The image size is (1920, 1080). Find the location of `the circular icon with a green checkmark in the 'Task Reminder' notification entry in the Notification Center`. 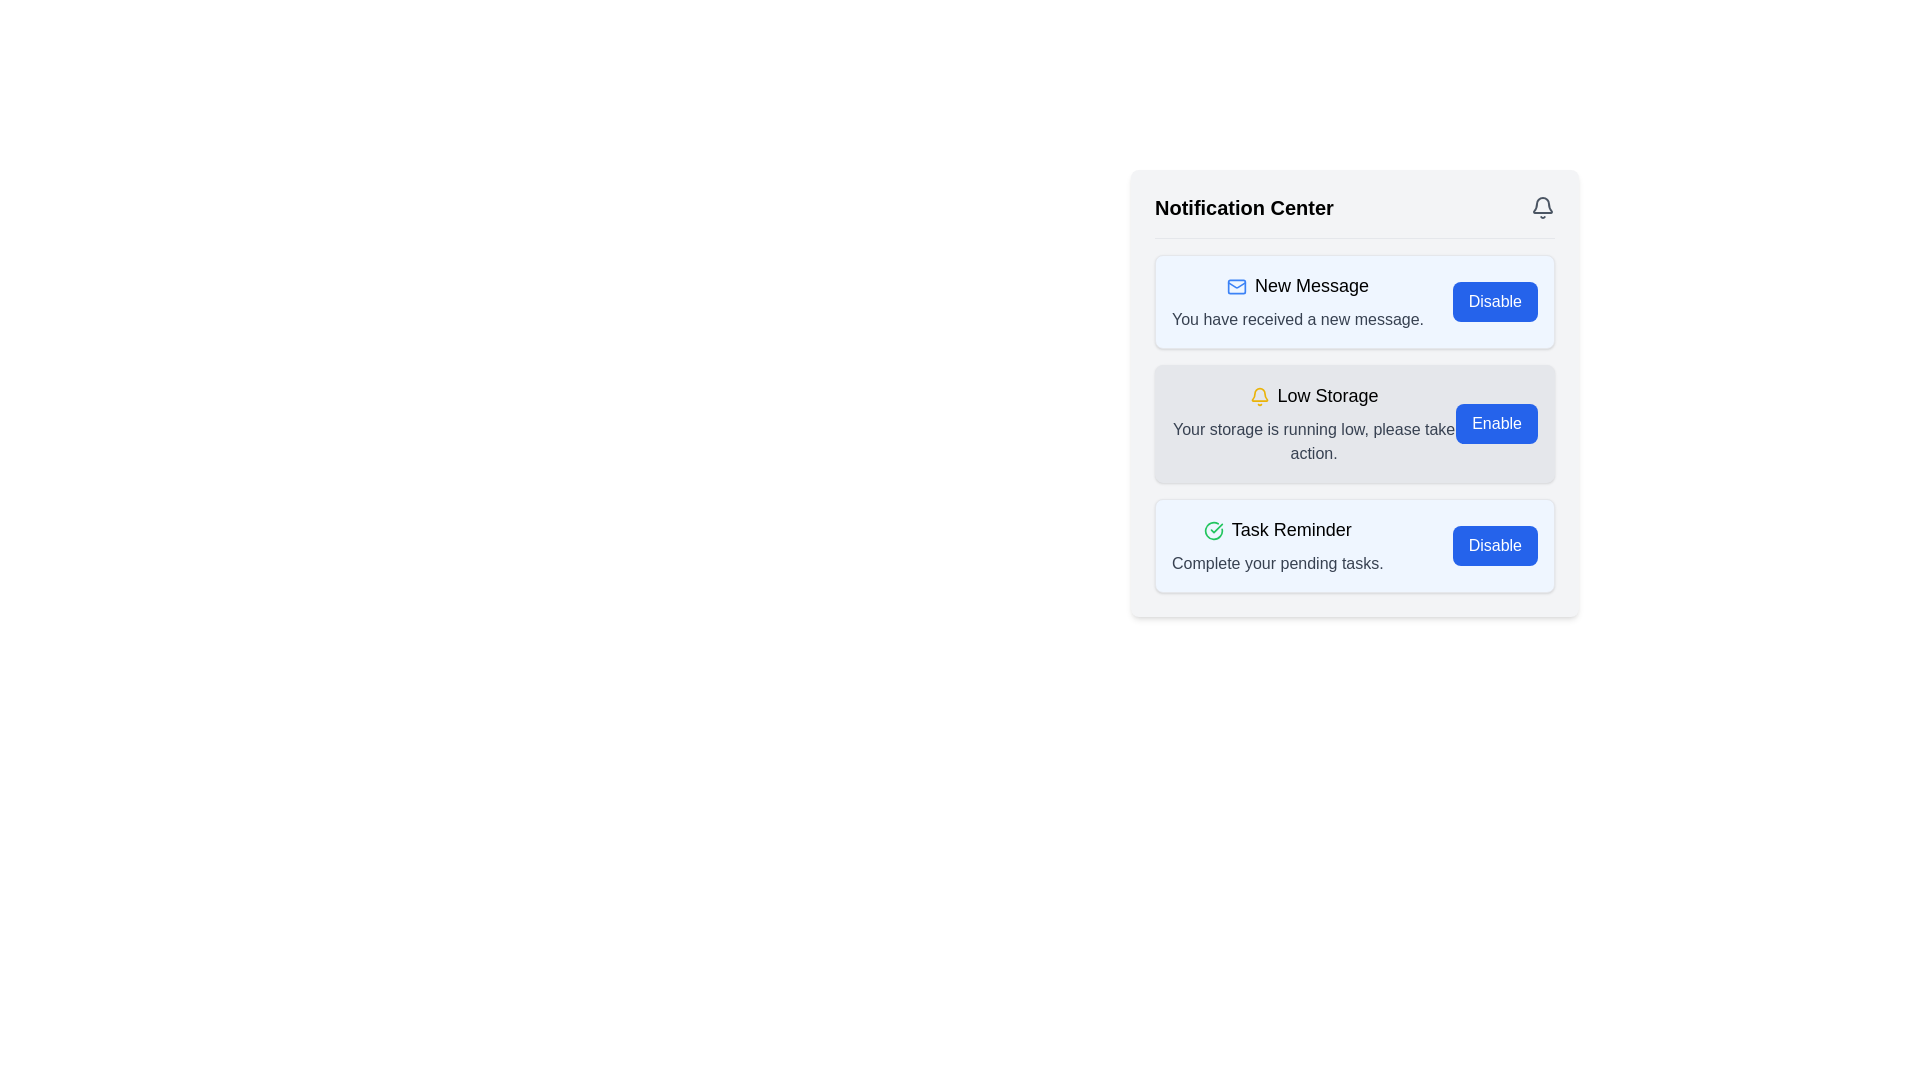

the circular icon with a green checkmark in the 'Task Reminder' notification entry in the Notification Center is located at coordinates (1212, 530).